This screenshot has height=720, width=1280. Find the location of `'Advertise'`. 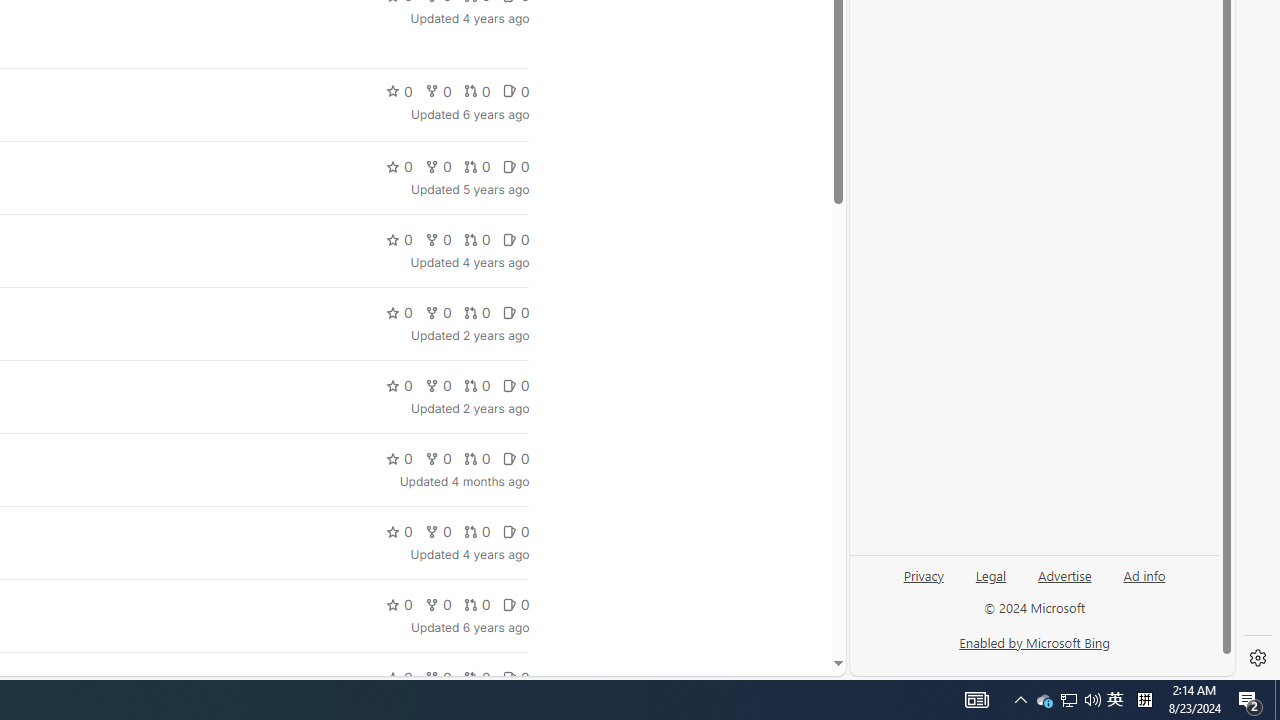

'Advertise' is located at coordinates (1063, 574).